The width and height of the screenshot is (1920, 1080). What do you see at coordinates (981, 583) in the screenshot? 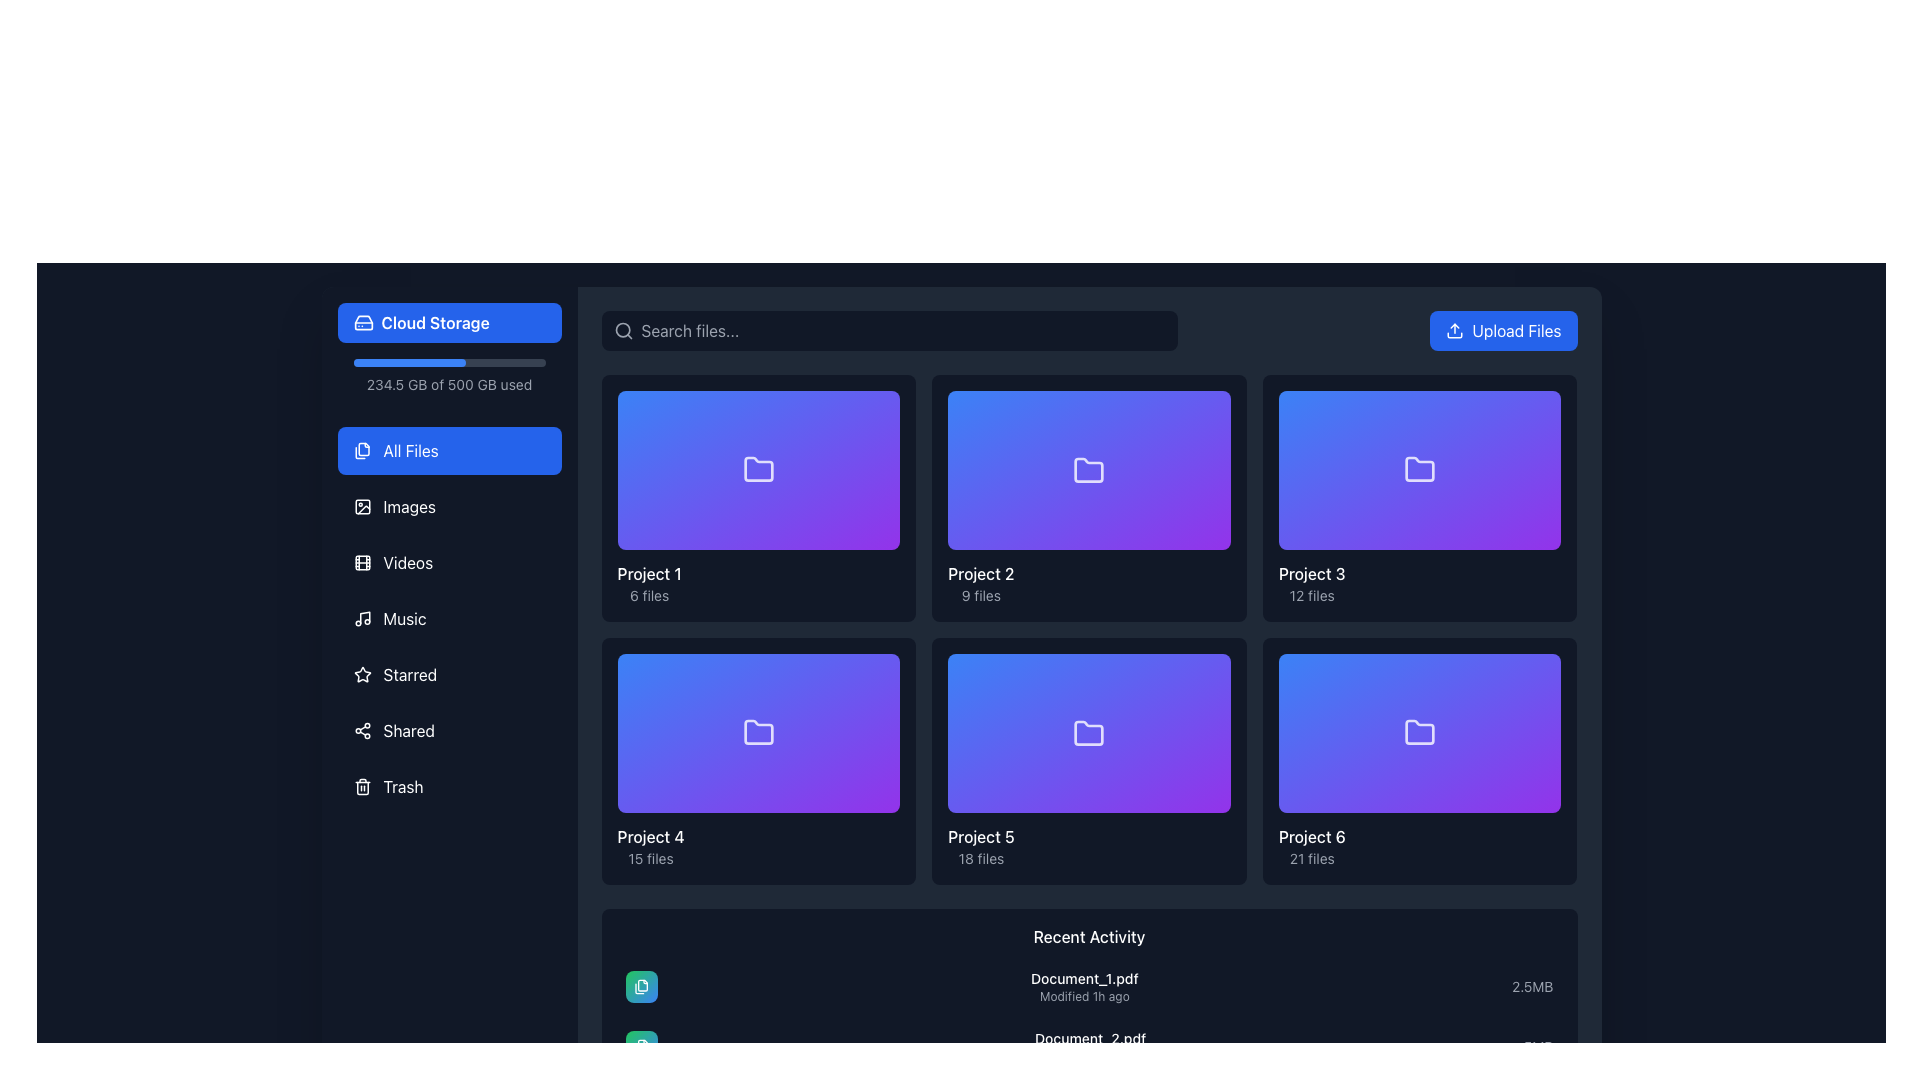
I see `the text block labeled 'Project 2' which contains the title and the smaller text '9 files'` at bounding box center [981, 583].